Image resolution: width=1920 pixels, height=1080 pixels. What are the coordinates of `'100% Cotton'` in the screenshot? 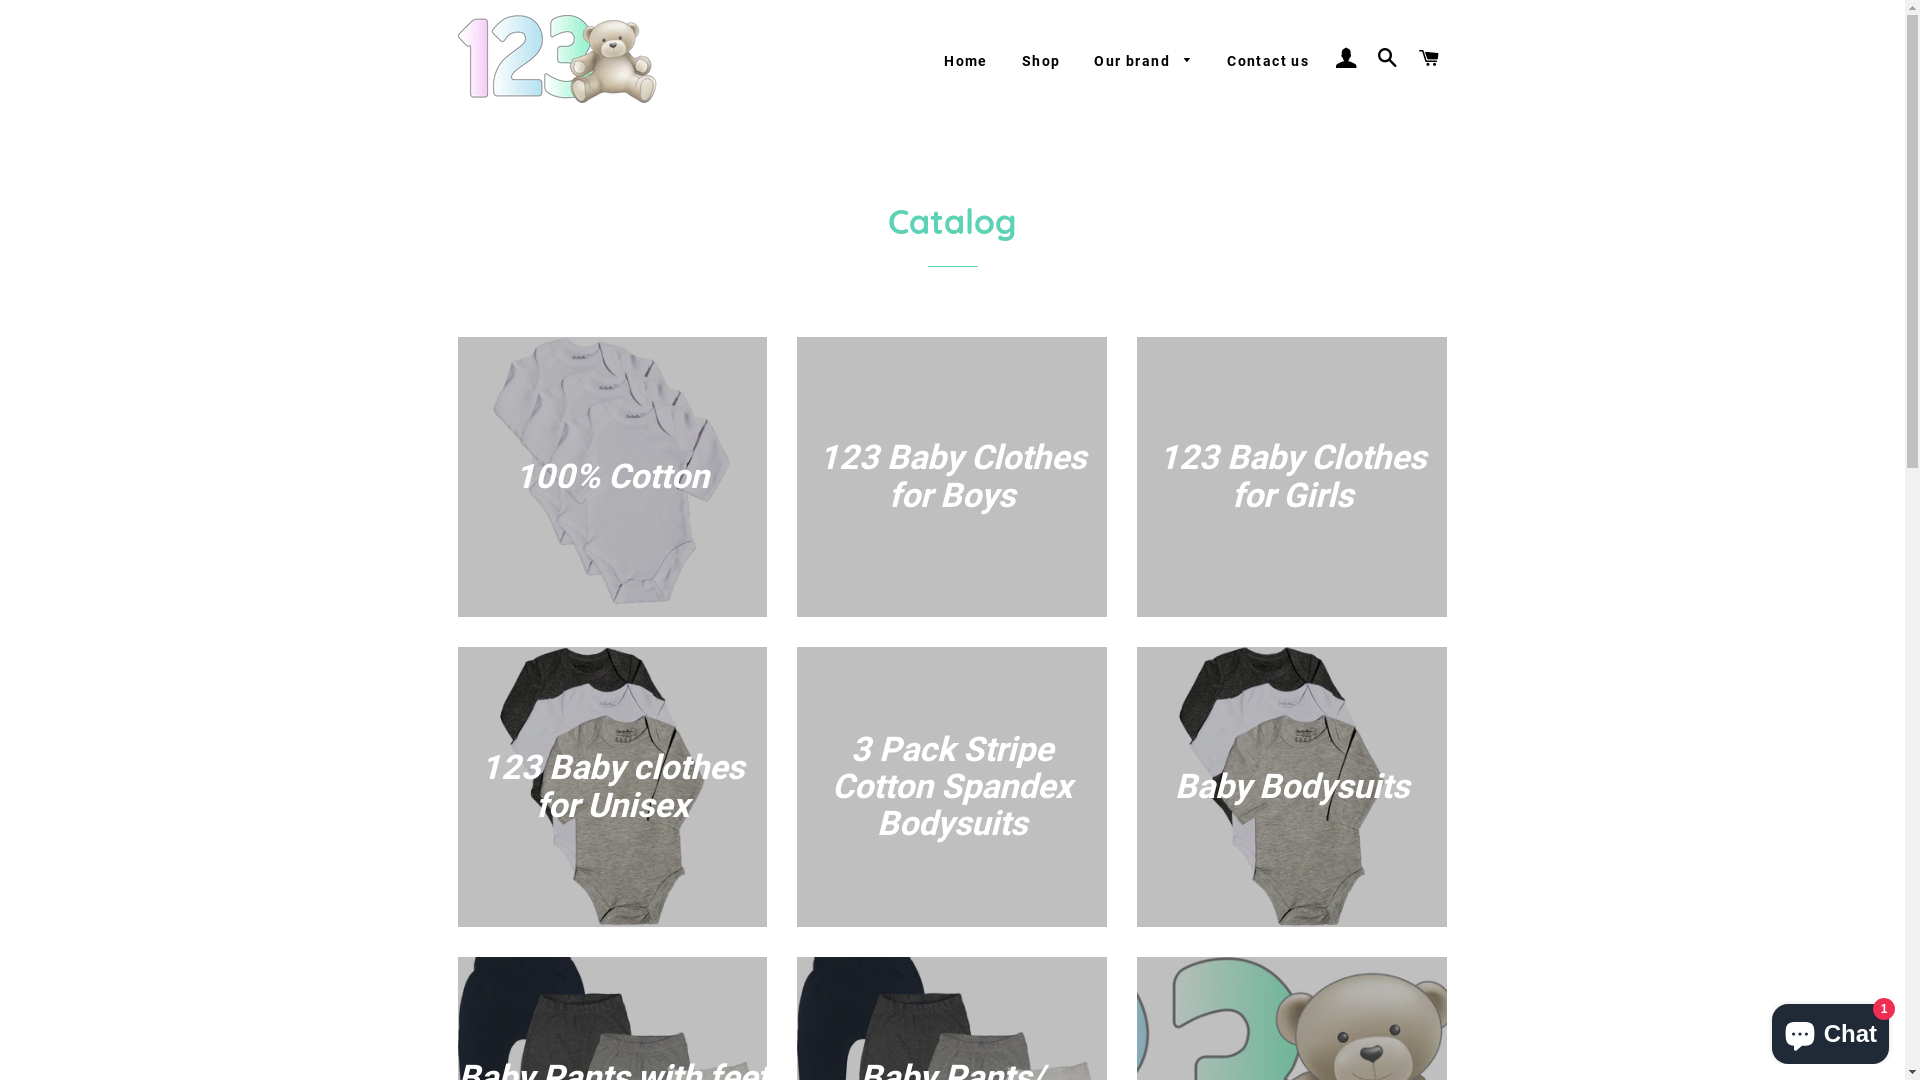 It's located at (612, 477).